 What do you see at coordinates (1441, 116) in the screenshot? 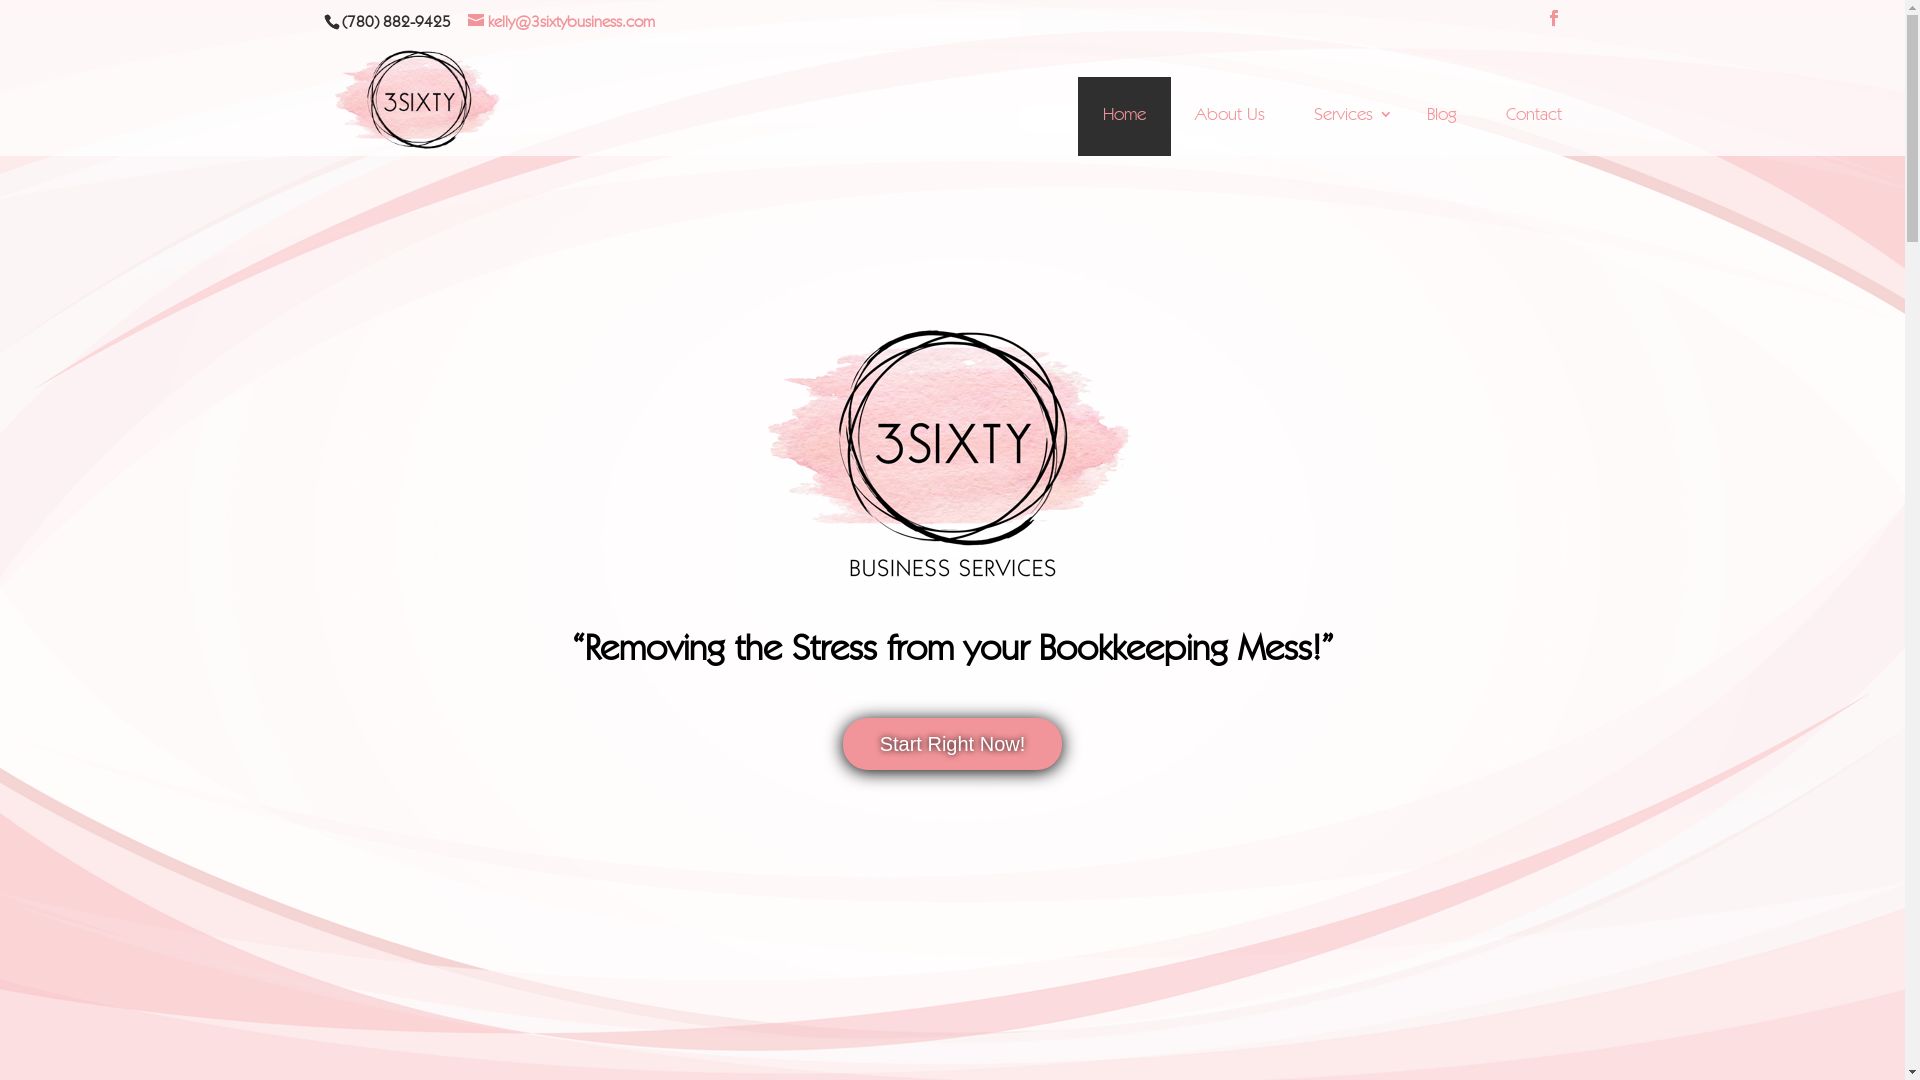
I see `'Blog'` at bounding box center [1441, 116].